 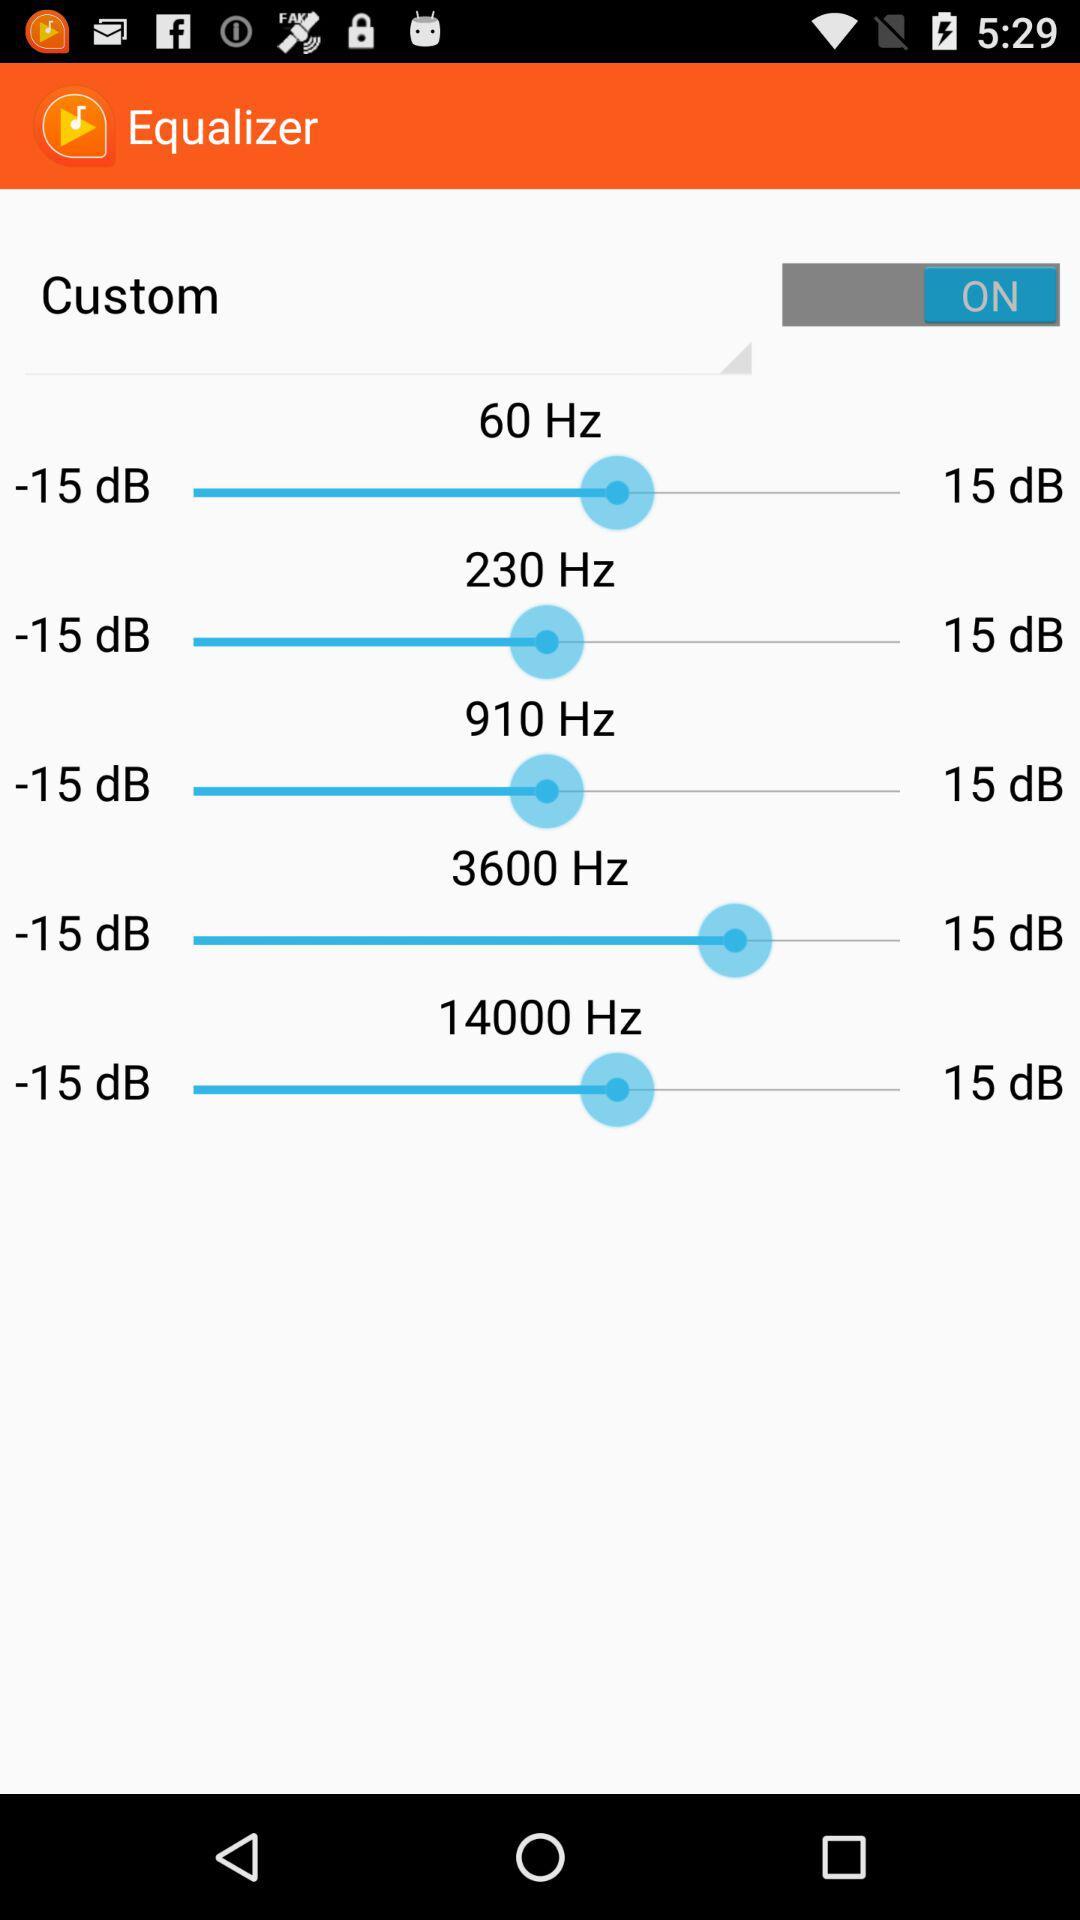 What do you see at coordinates (921, 293) in the screenshot?
I see `the icon to the right of the custom item` at bounding box center [921, 293].